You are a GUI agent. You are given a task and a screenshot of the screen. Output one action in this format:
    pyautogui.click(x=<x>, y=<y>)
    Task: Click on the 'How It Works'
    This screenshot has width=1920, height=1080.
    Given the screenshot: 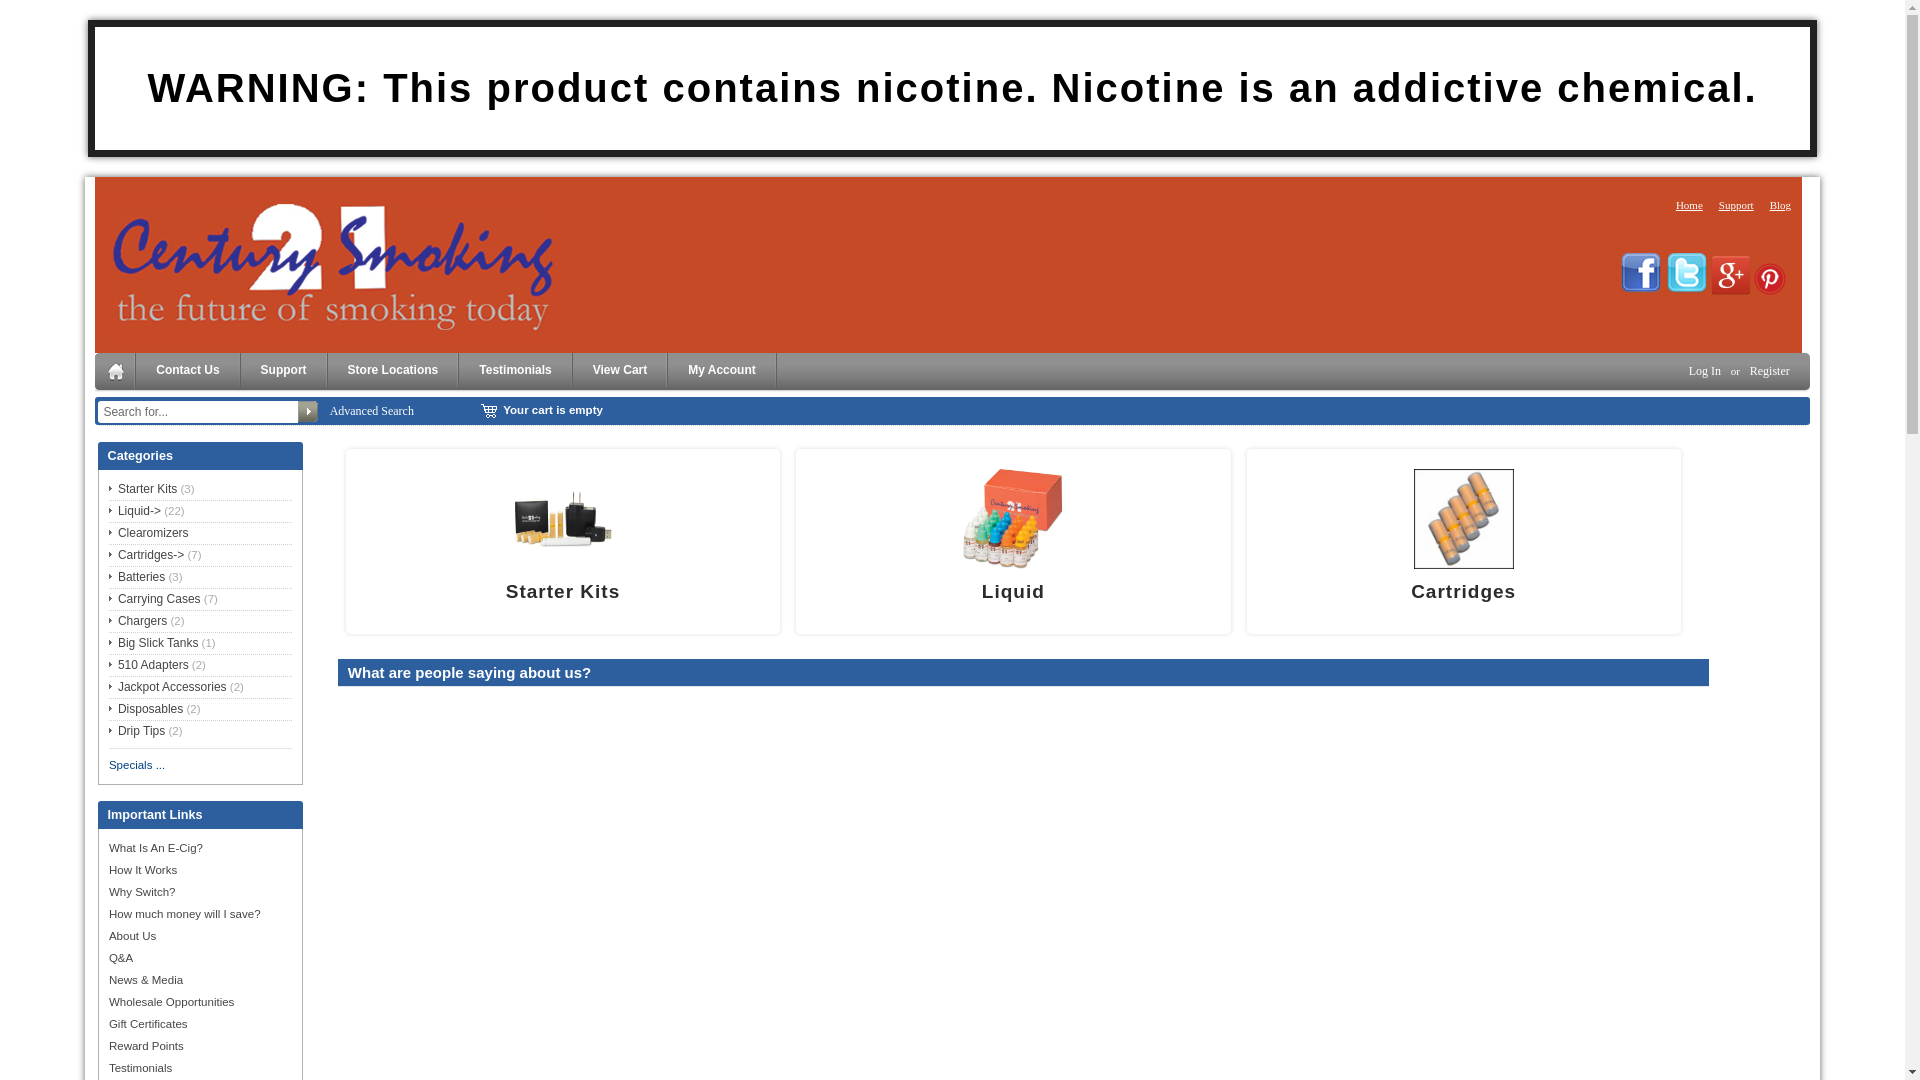 What is the action you would take?
    pyautogui.click(x=142, y=869)
    